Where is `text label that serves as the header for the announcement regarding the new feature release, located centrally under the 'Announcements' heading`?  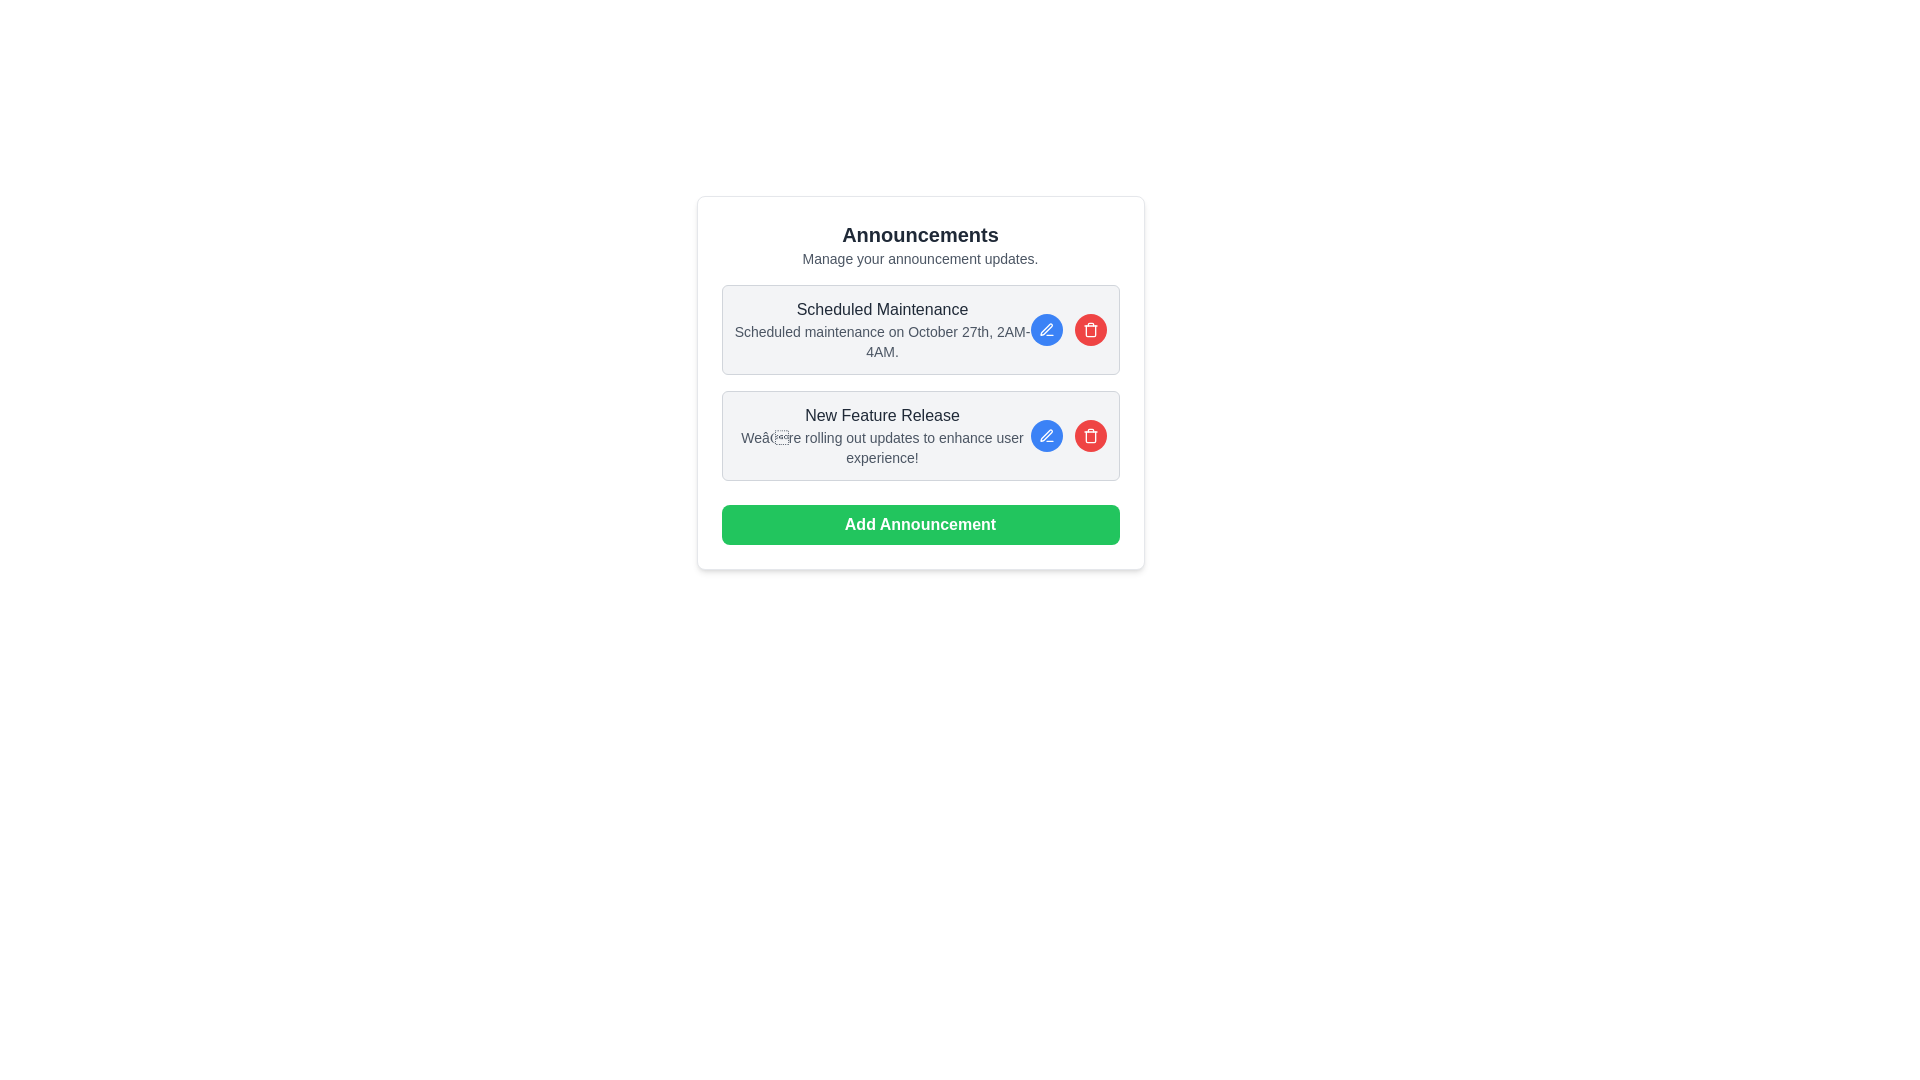 text label that serves as the header for the announcement regarding the new feature release, located centrally under the 'Announcements' heading is located at coordinates (881, 415).